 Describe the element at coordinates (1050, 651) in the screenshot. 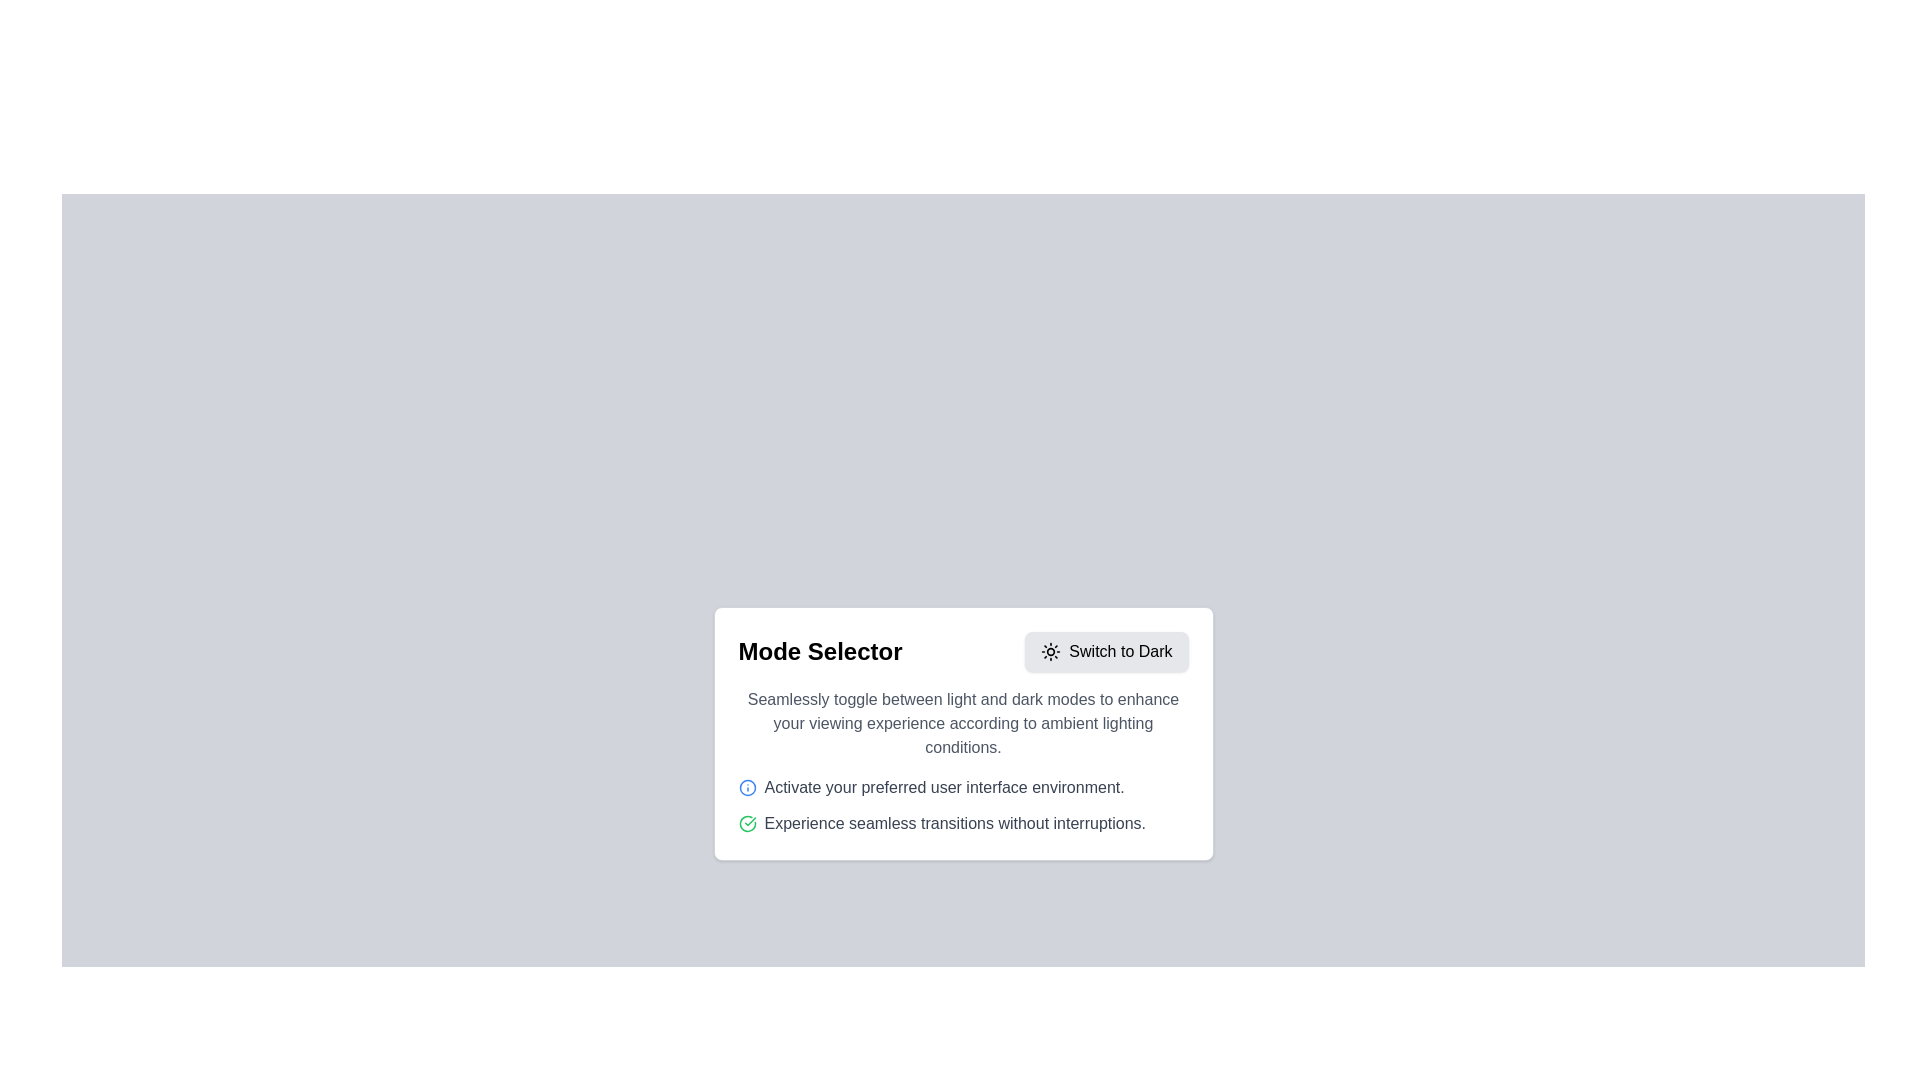

I see `the 'Switch to Dark' button located in the top-right area of the 'Mode Selector' modal` at that location.